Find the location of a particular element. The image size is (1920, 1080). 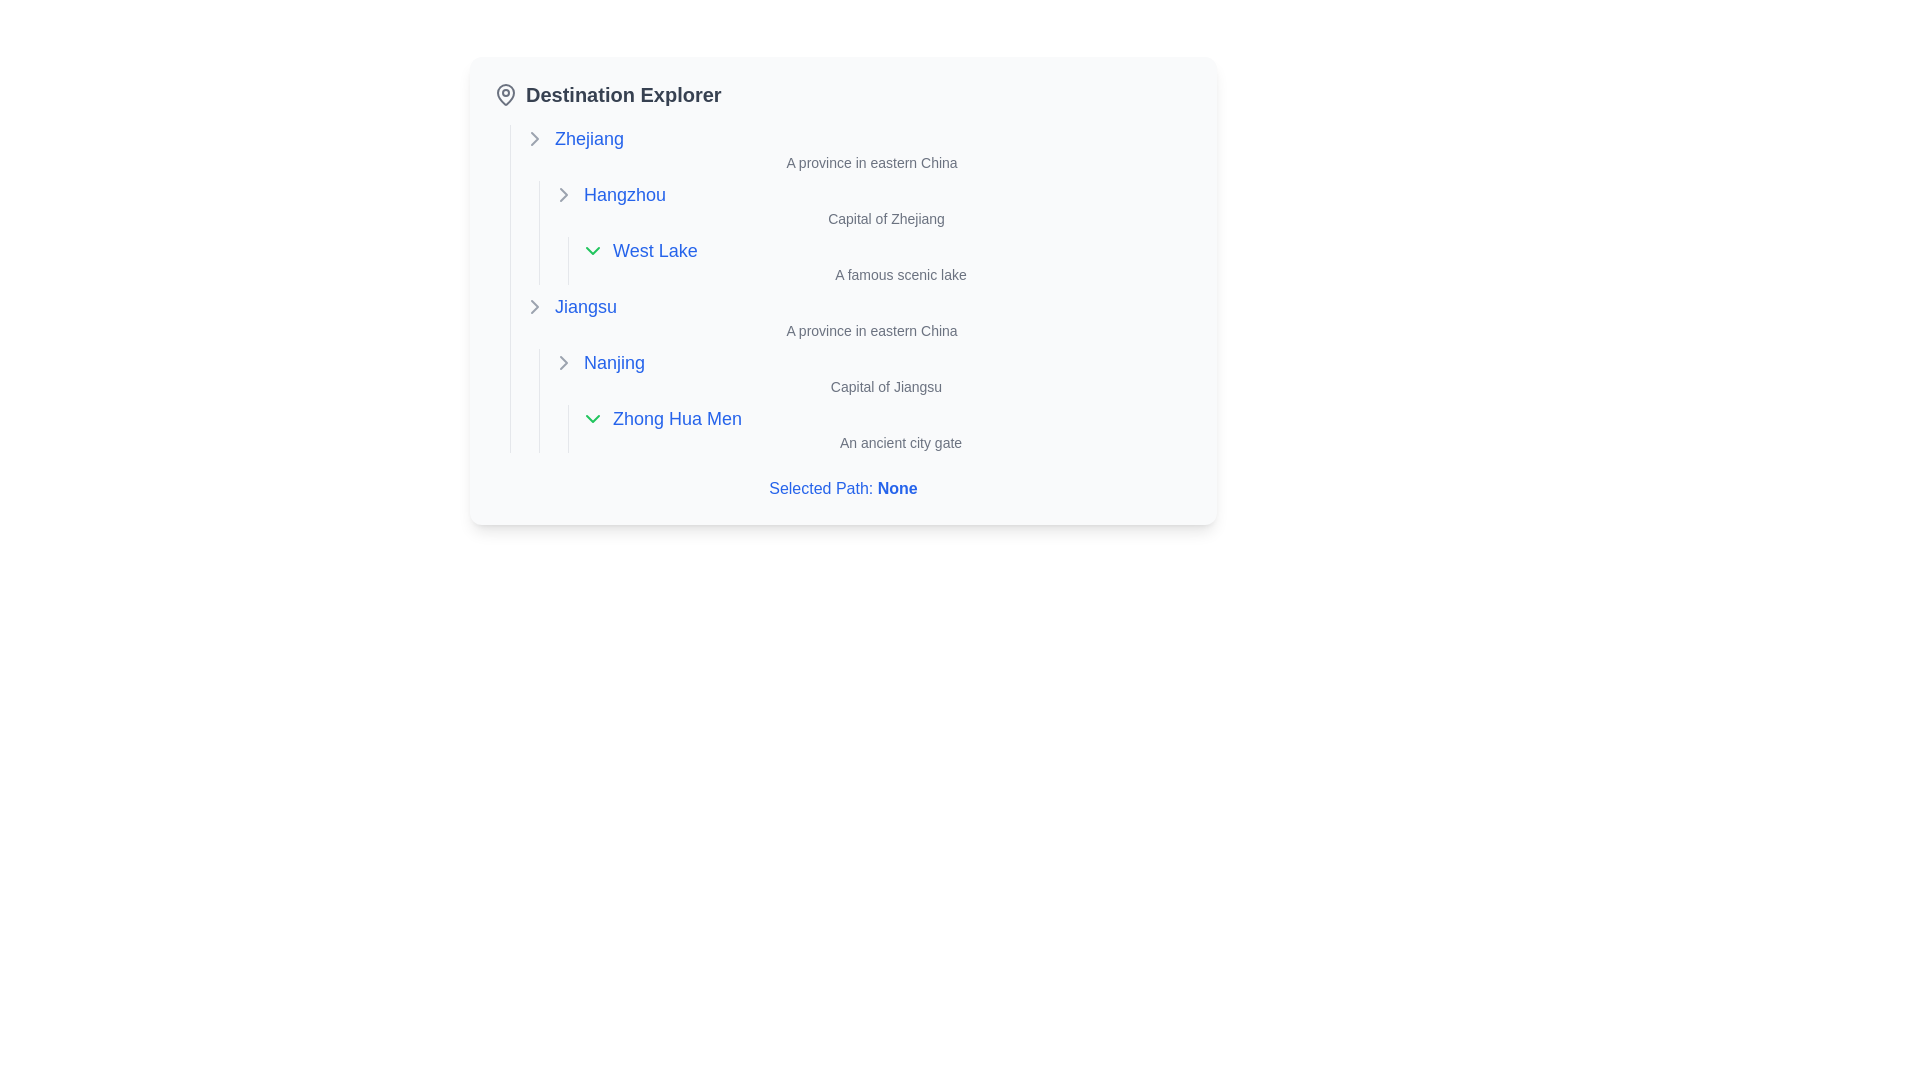

the 'West Lake' link located under 'Hangzhou' is located at coordinates (655, 249).